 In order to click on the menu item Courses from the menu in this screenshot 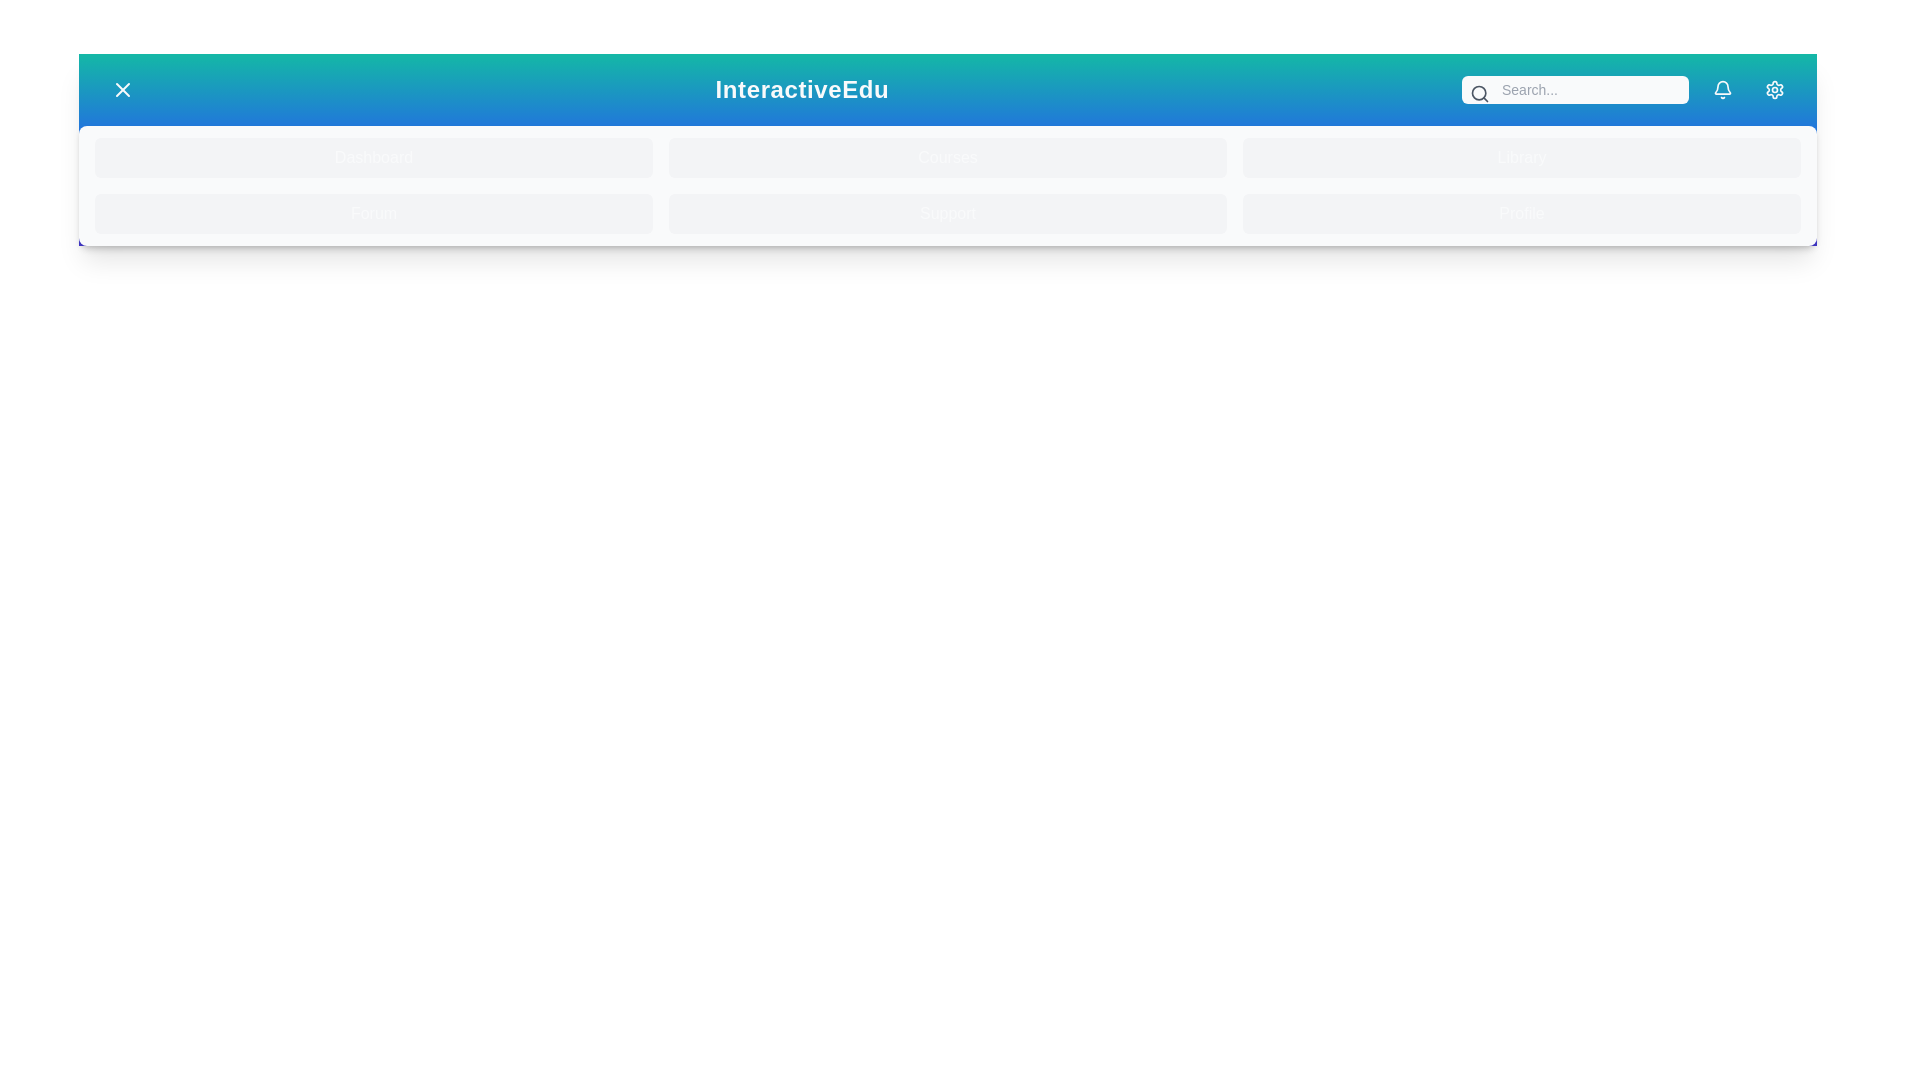, I will do `click(947, 157)`.